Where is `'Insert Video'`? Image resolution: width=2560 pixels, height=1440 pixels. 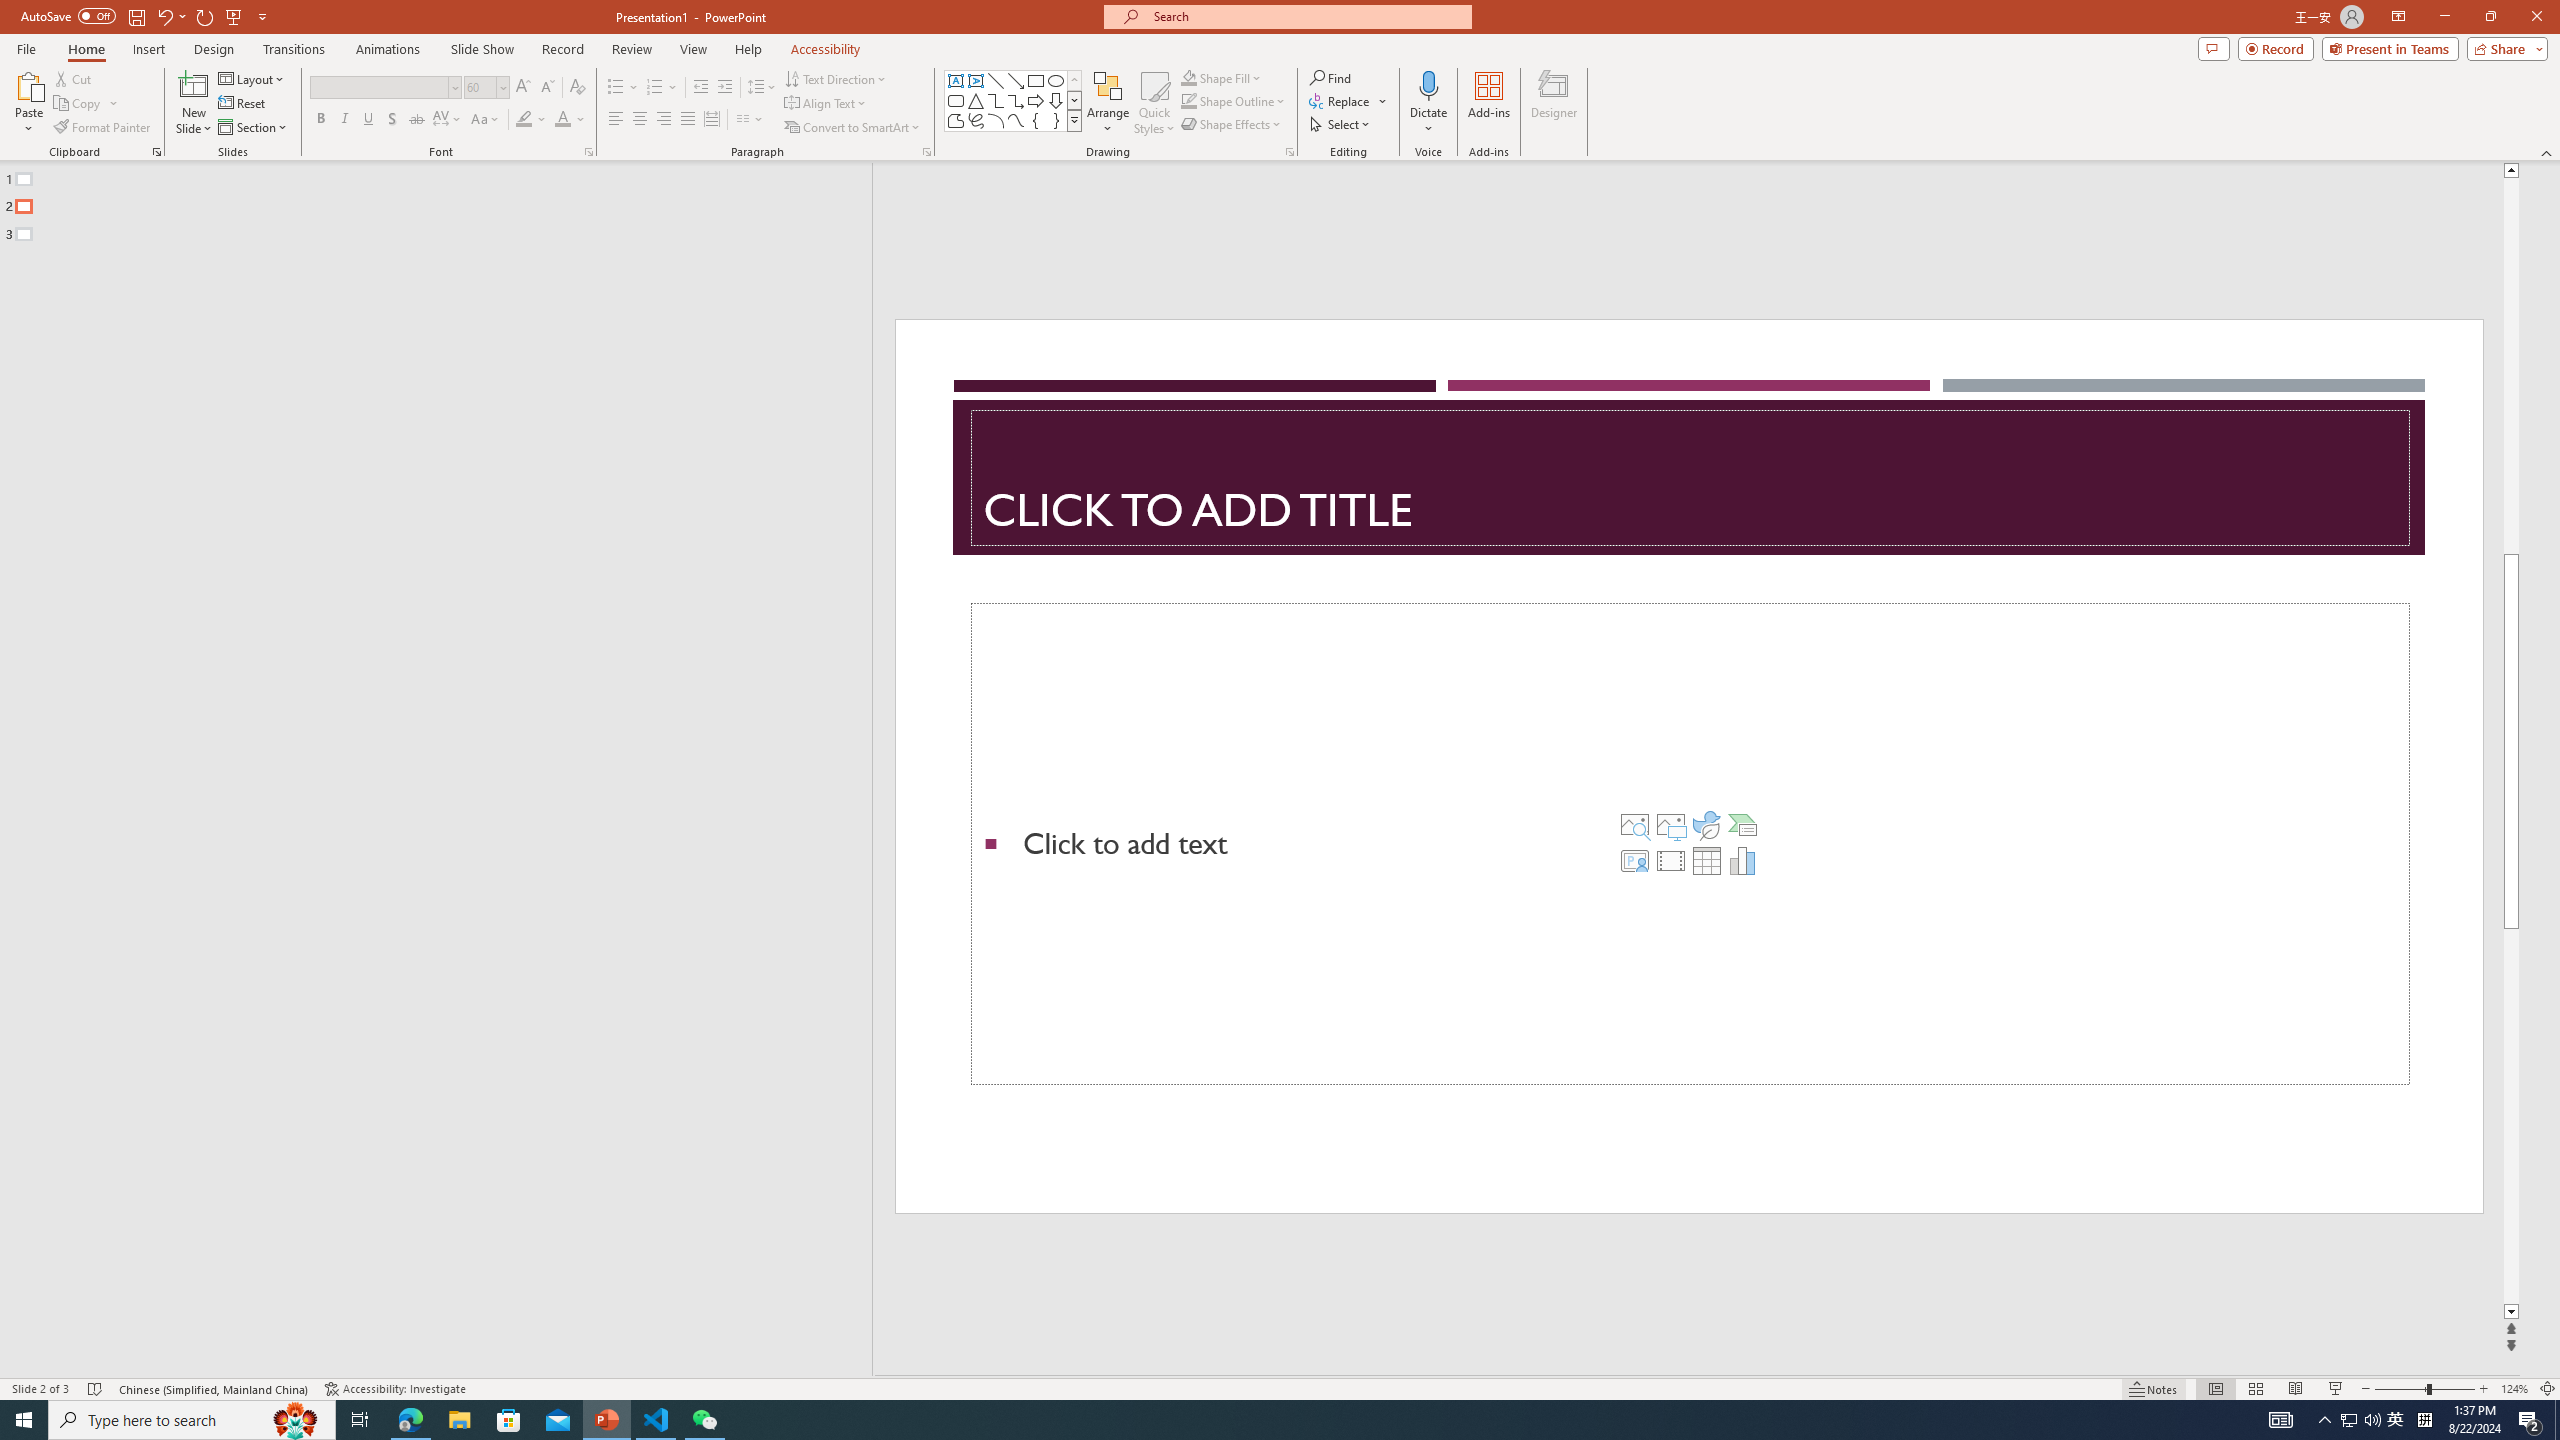
'Insert Video' is located at coordinates (1670, 861).